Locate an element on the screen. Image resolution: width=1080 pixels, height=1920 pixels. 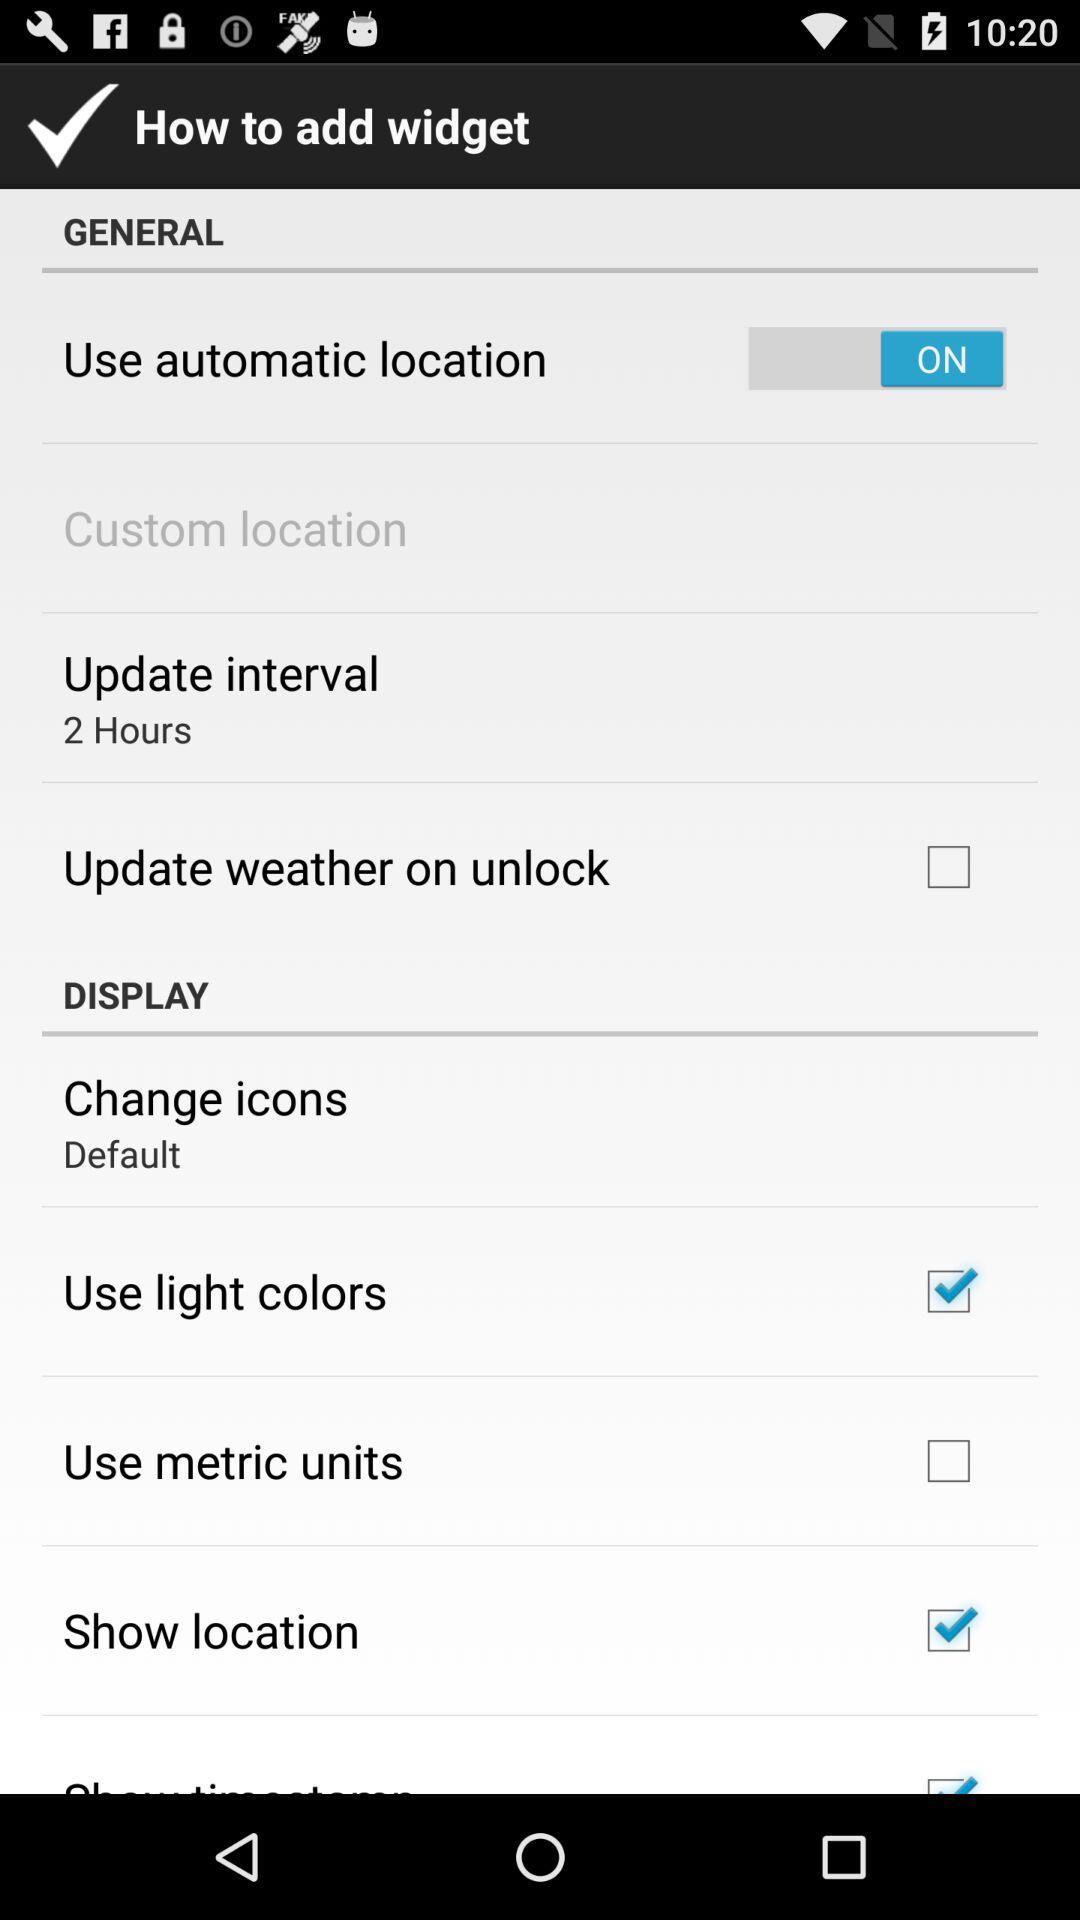
the item to the right of the use automatic location item is located at coordinates (876, 358).